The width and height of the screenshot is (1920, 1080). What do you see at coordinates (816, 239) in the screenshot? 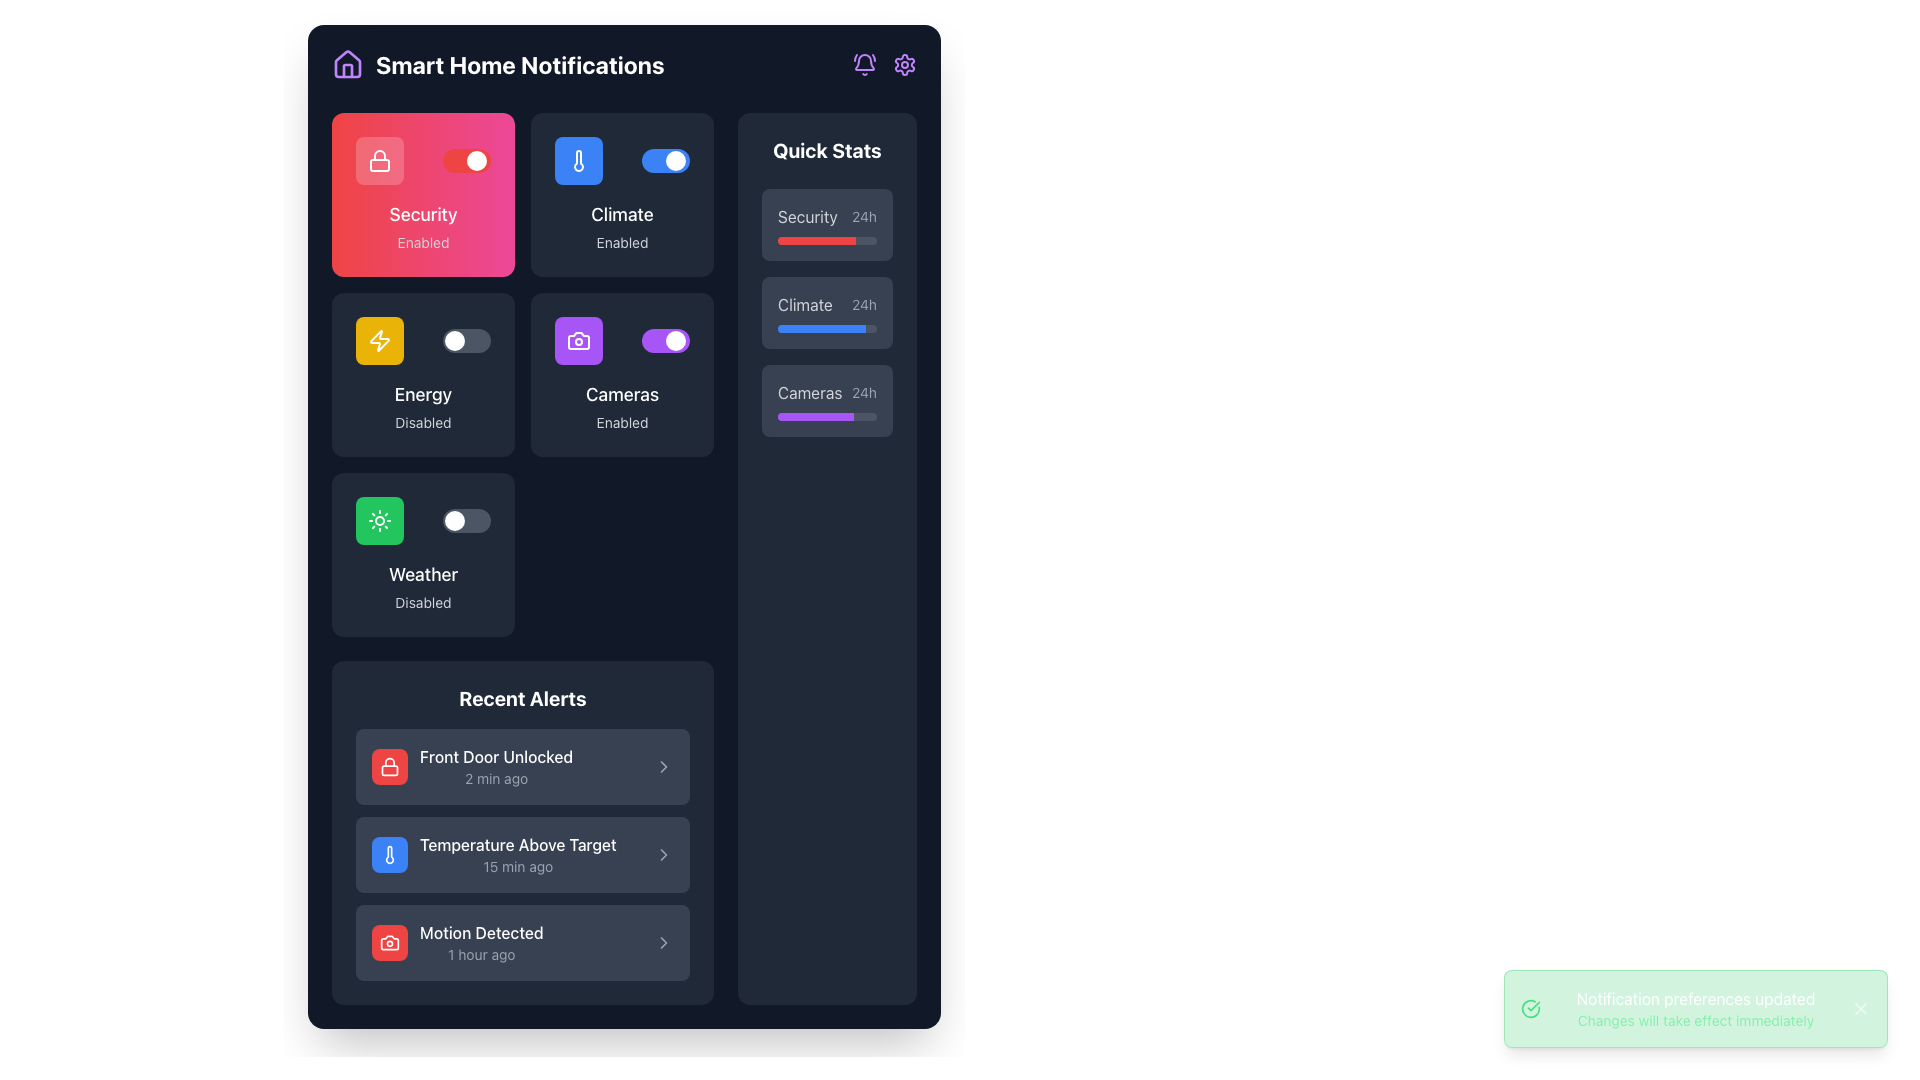
I see `security activity level` at bounding box center [816, 239].